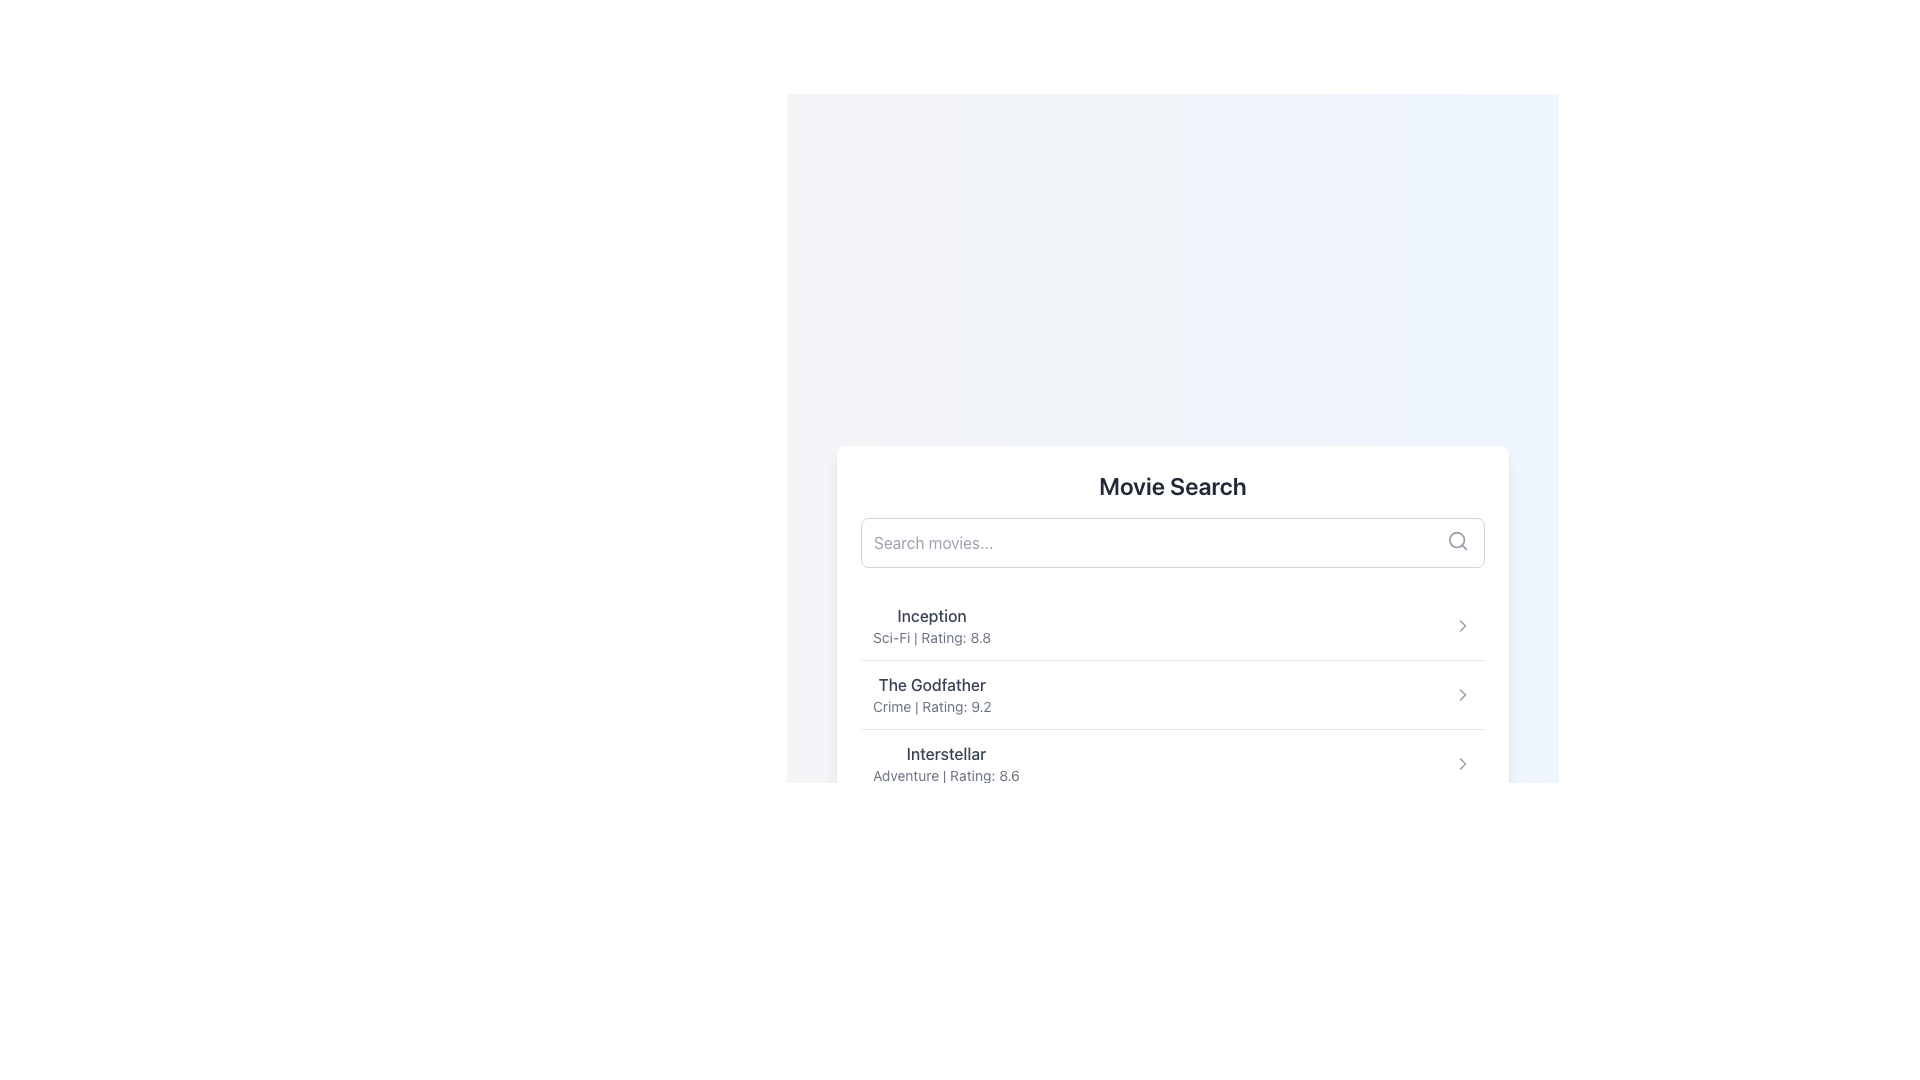 The image size is (1920, 1080). Describe the element at coordinates (1458, 540) in the screenshot. I see `the search icon located at the top-right corner of the input field labeled 'Search movies...' to initiate a search` at that location.